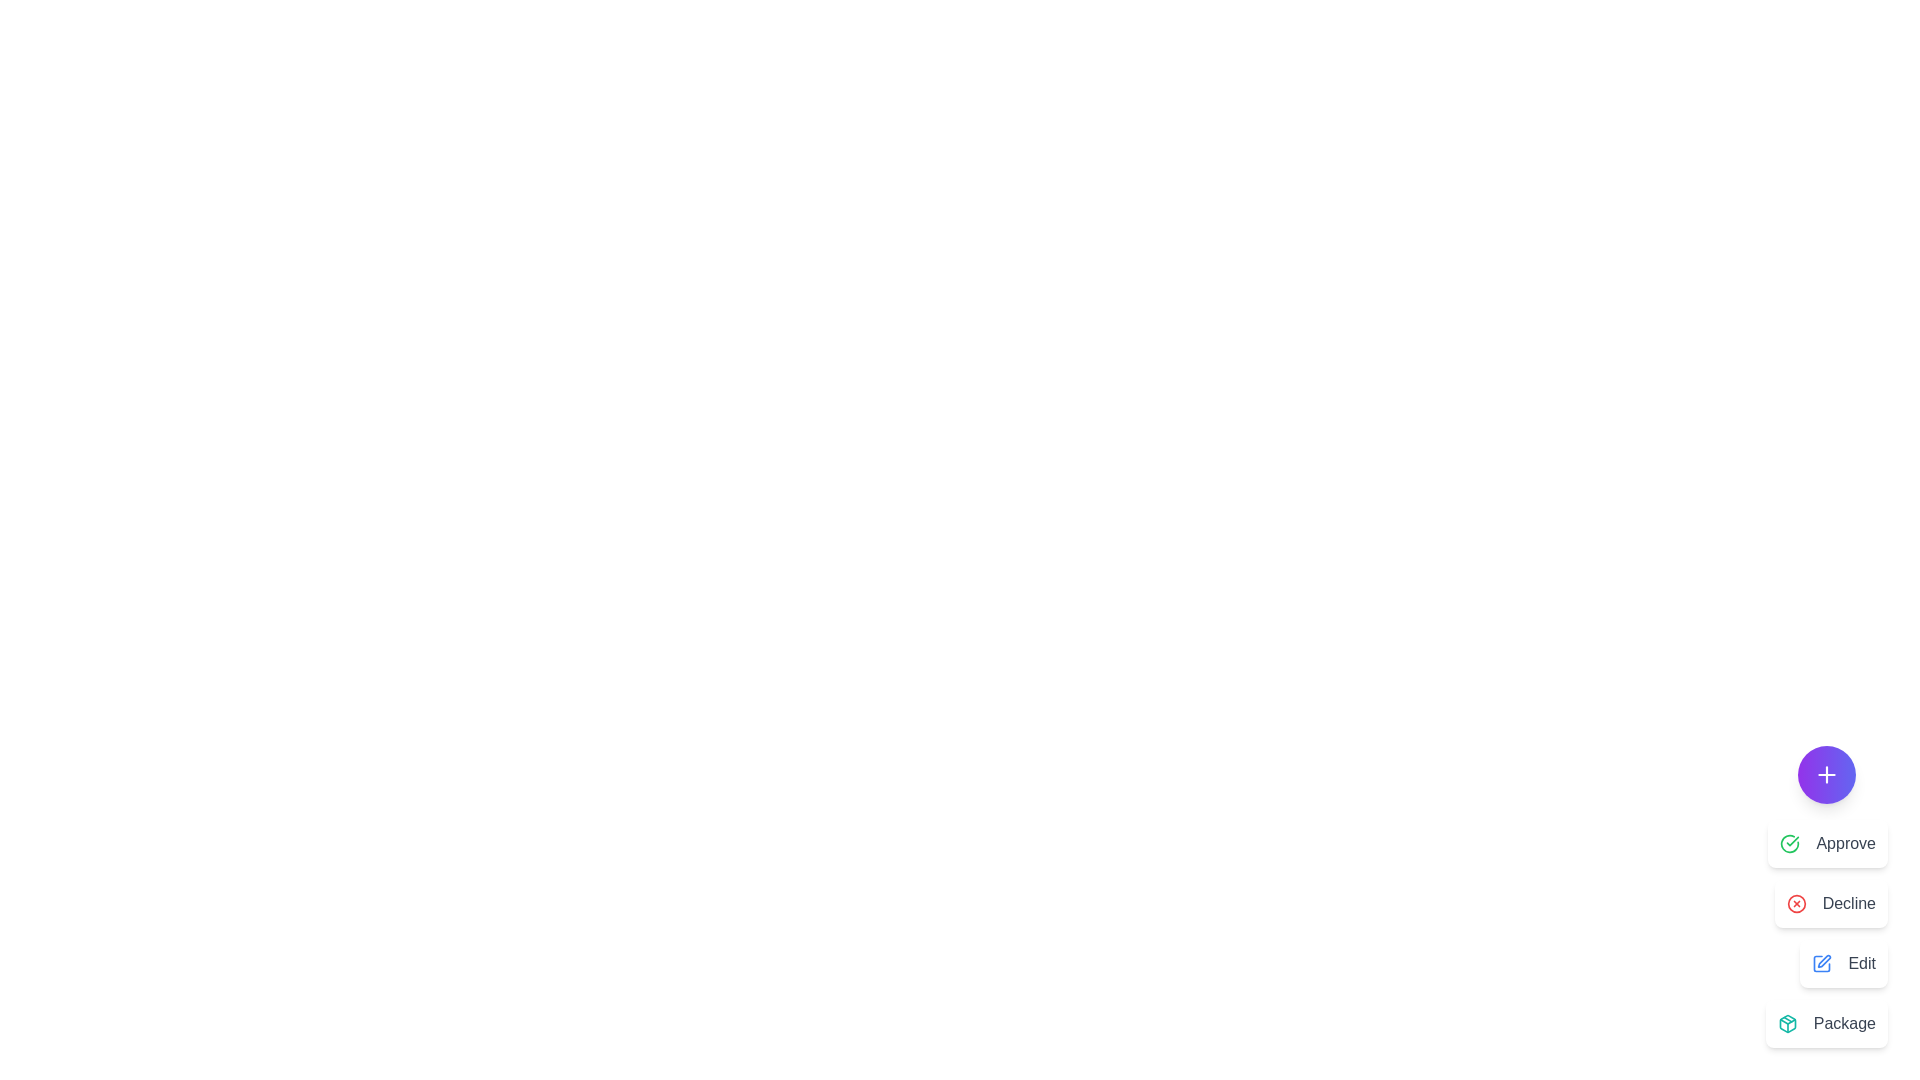  I want to click on the Decline button to activate the Decline action, so click(1830, 903).